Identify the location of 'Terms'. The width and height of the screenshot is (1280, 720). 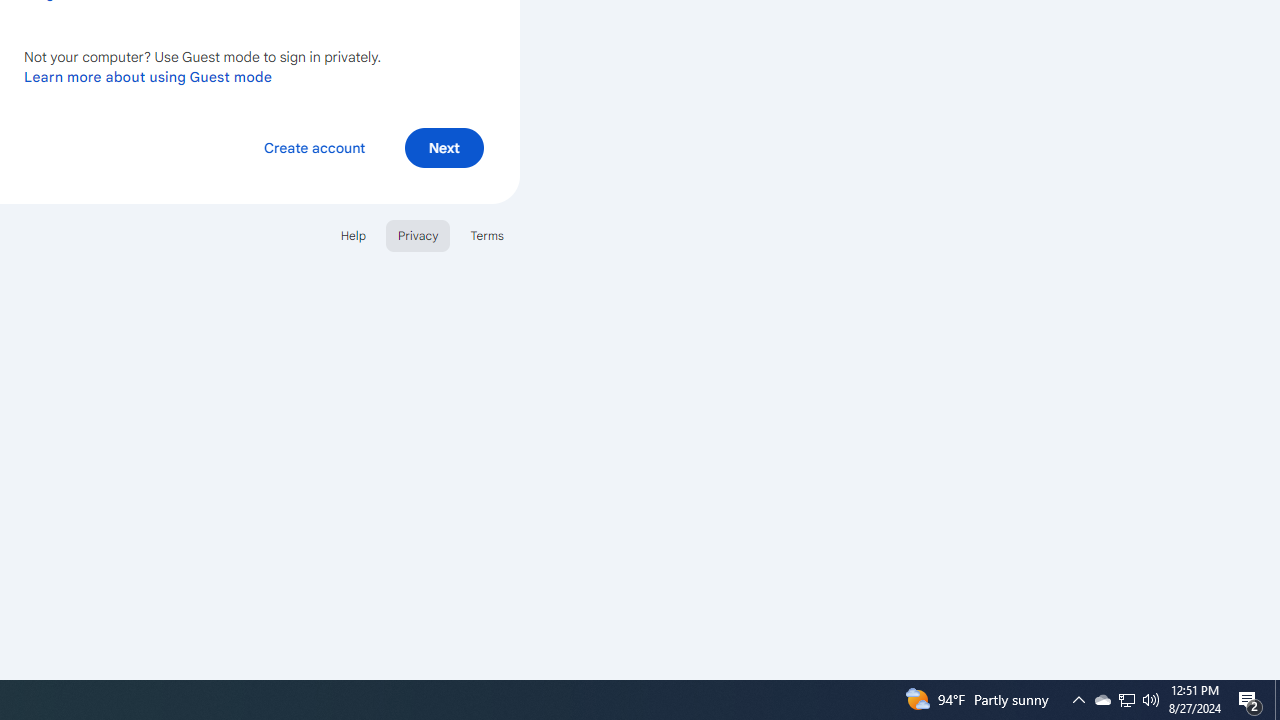
(487, 234).